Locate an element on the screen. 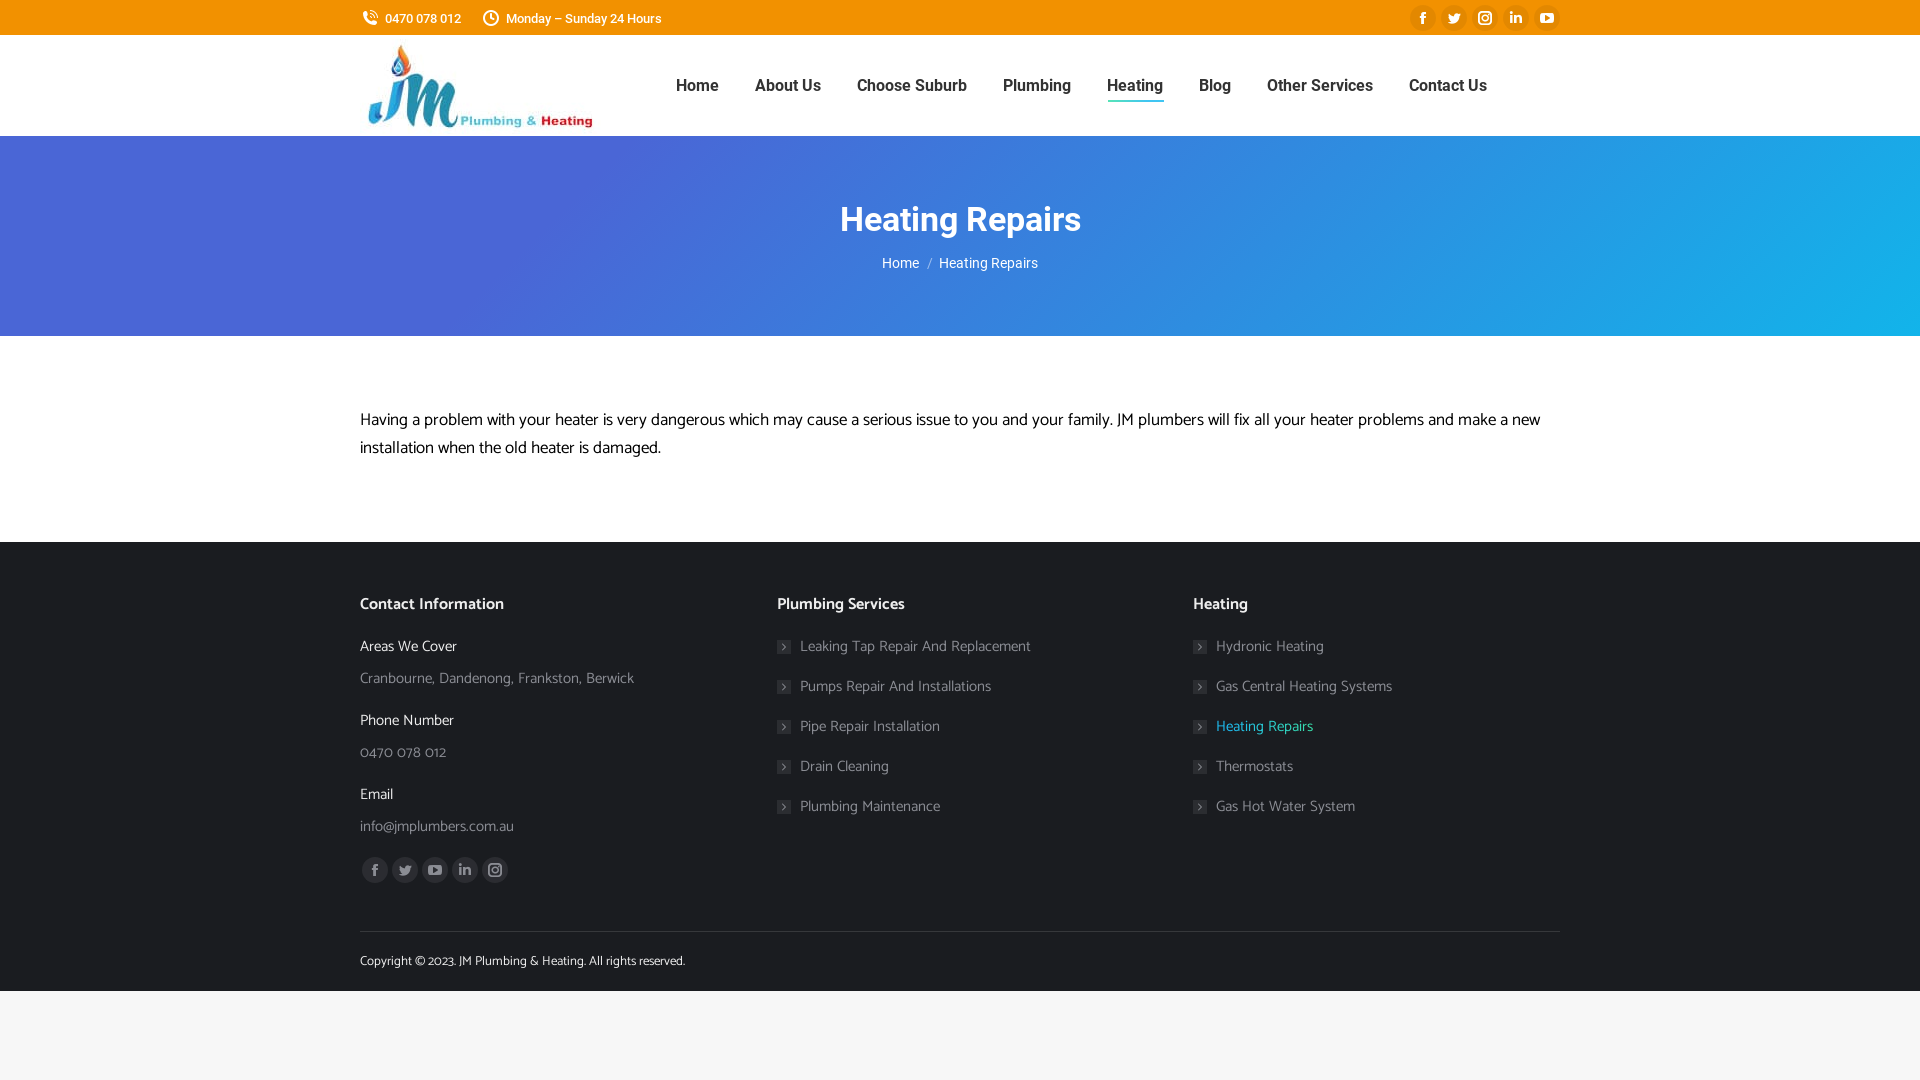 The width and height of the screenshot is (1920, 1080). 'Choose Suburb' is located at coordinates (910, 84).